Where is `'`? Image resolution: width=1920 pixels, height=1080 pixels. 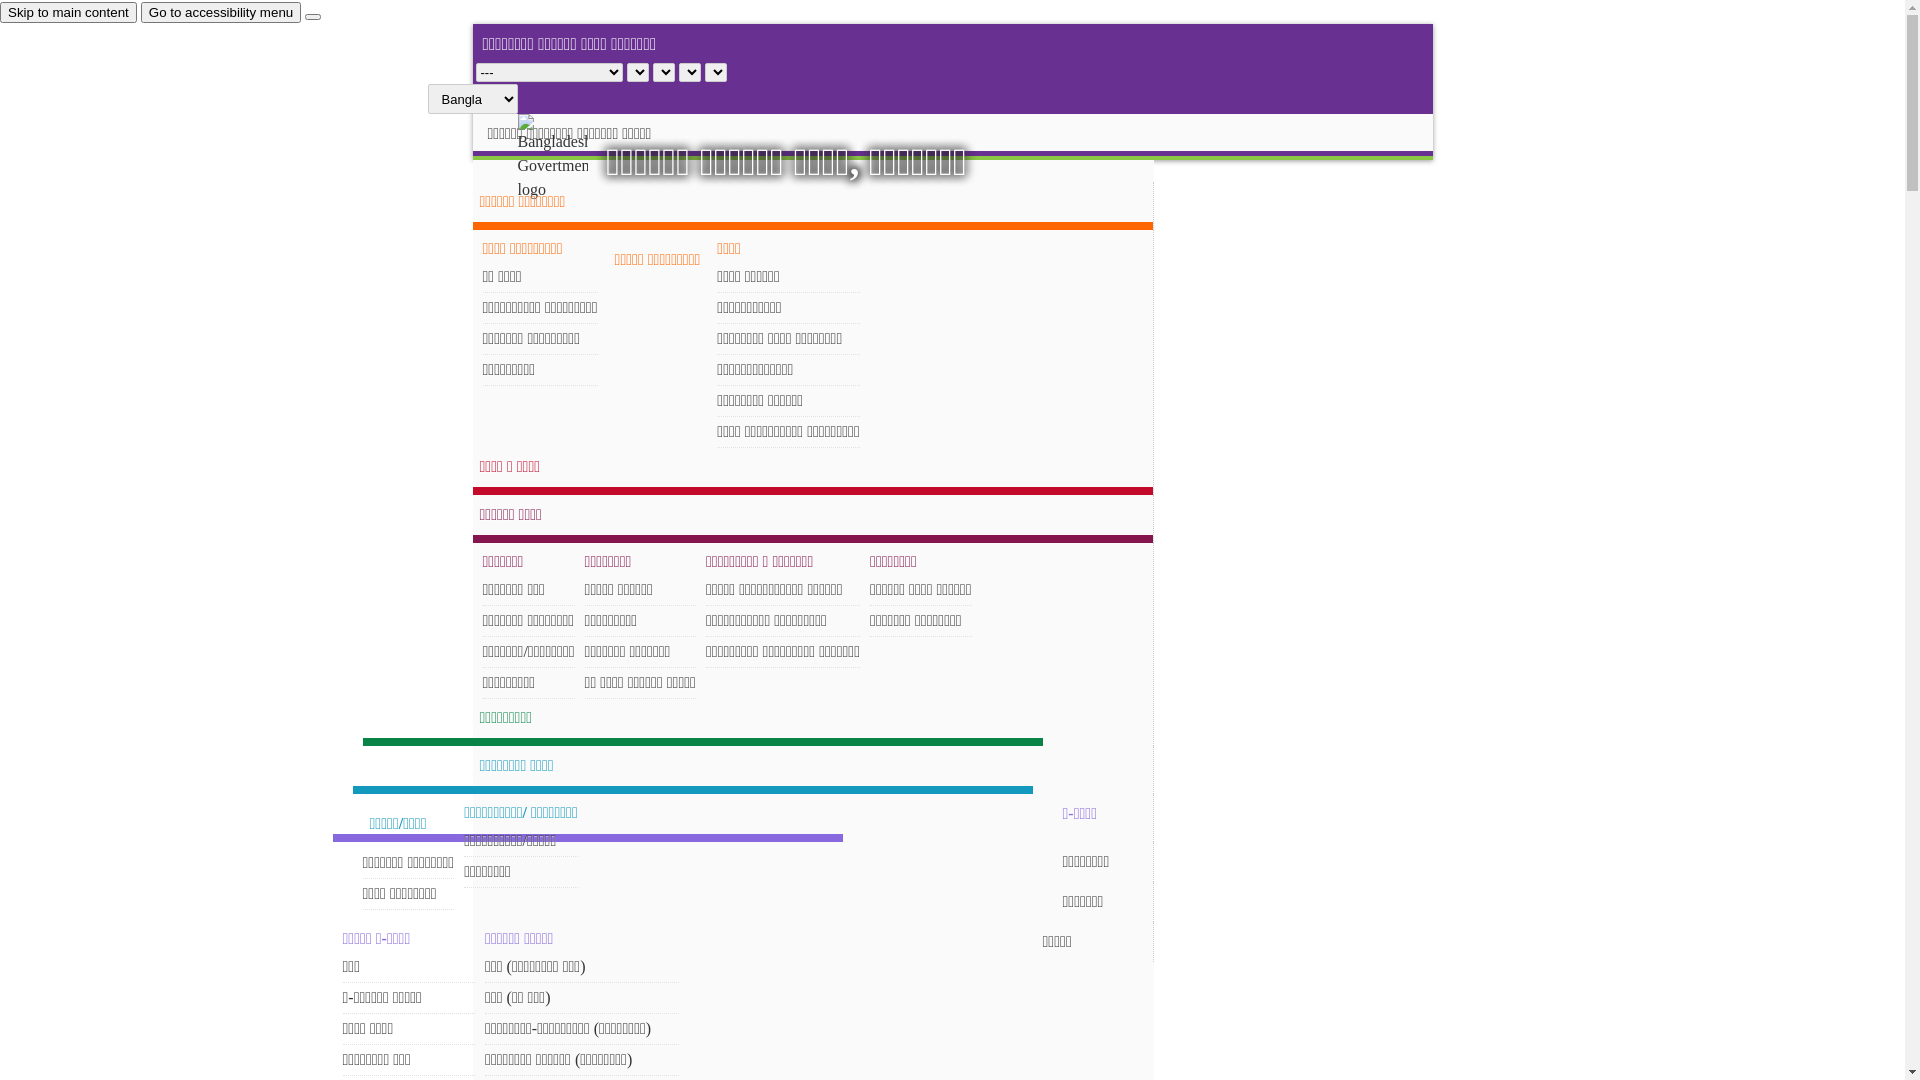 ' is located at coordinates (569, 157).